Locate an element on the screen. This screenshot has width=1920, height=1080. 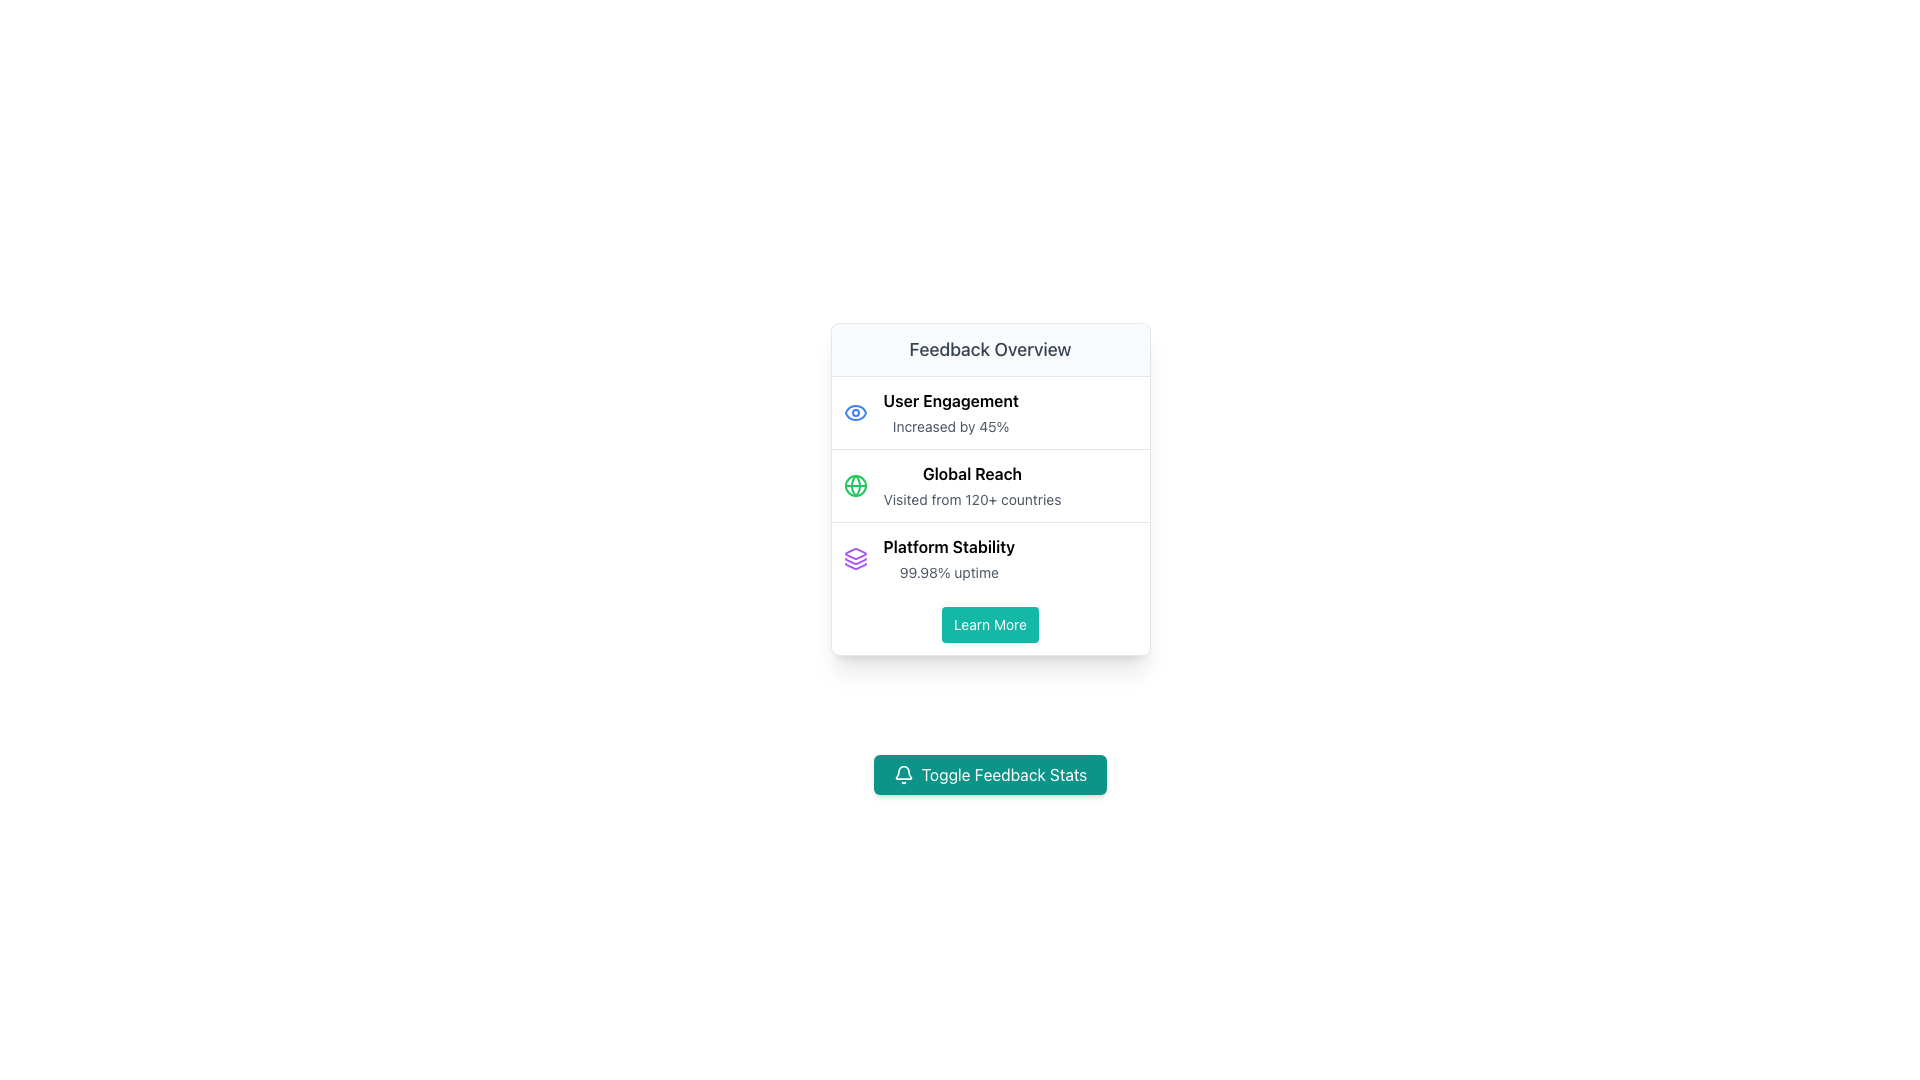
the teal blue button labeled 'Toggle Feedback Stats' with a white bell icon is located at coordinates (990, 774).